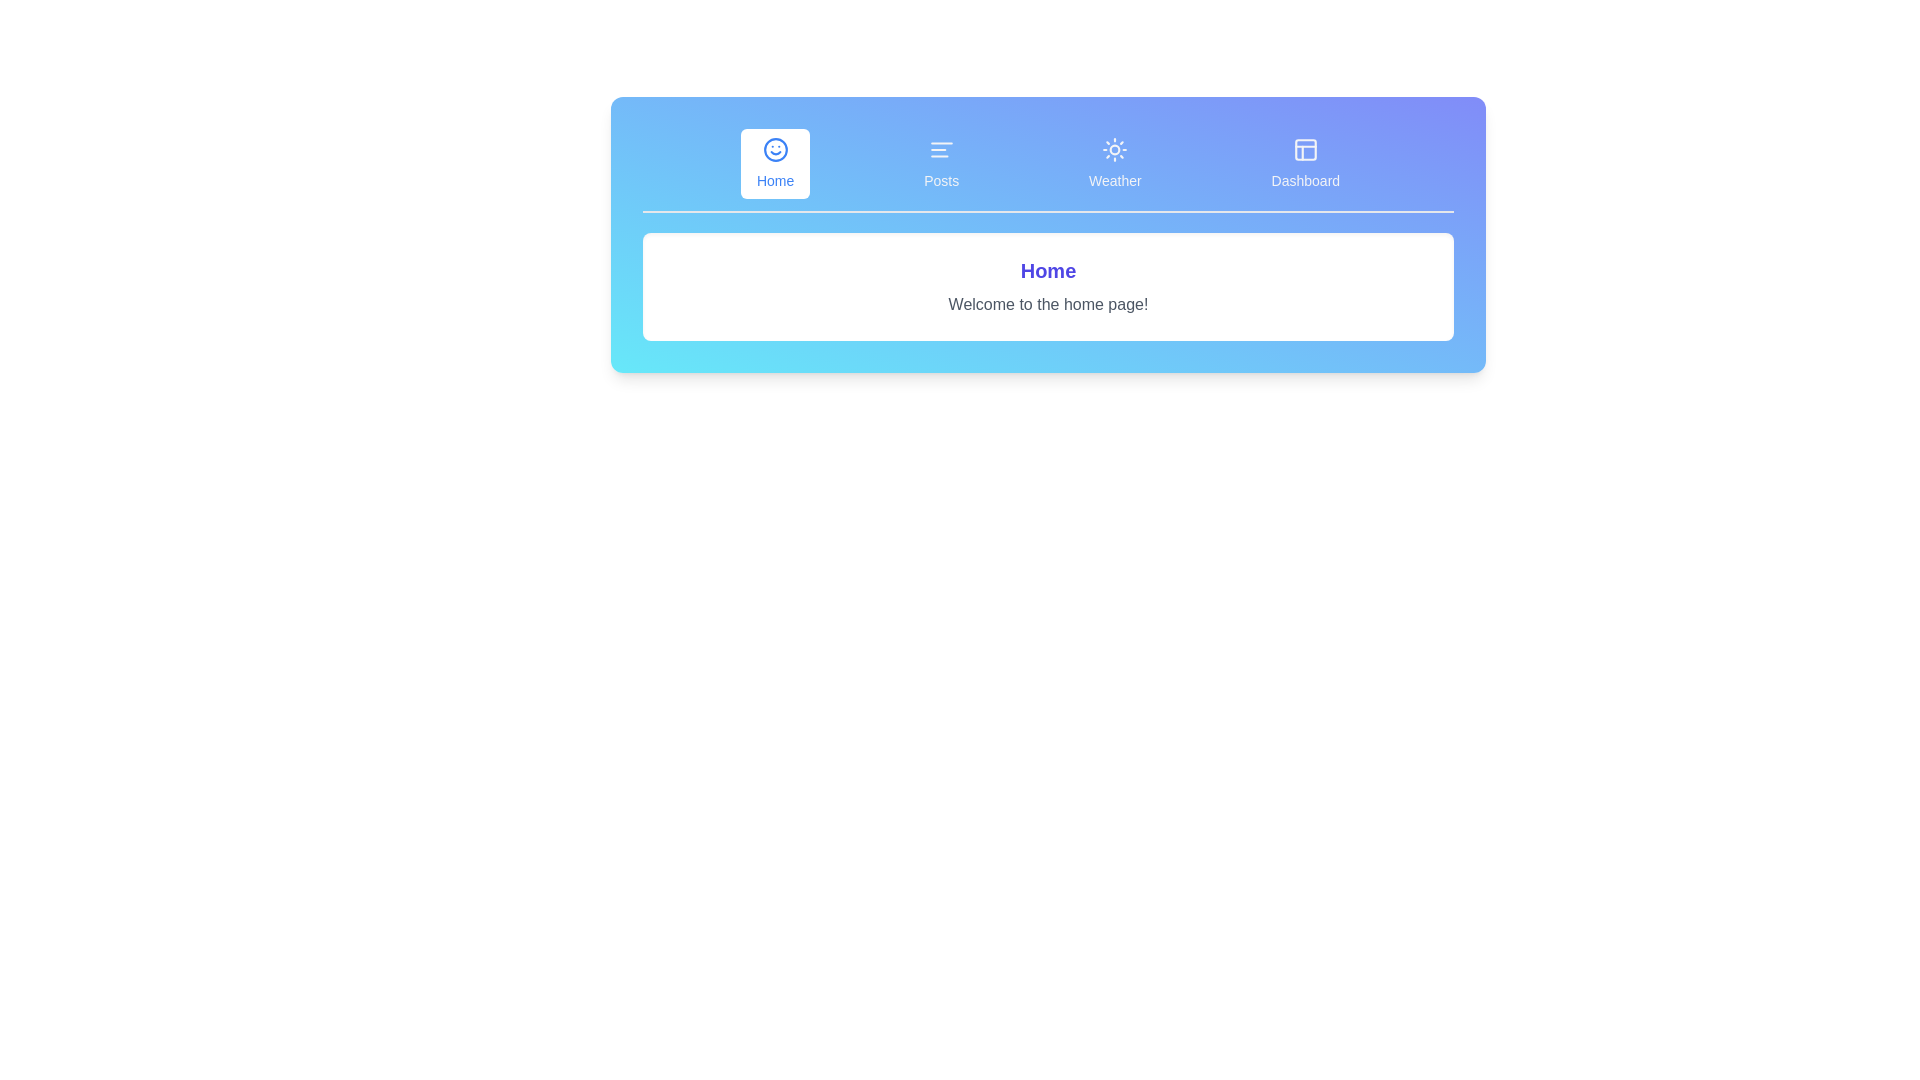 This screenshot has height=1080, width=1920. I want to click on the tab labeled Home to observe the effect, so click(774, 163).